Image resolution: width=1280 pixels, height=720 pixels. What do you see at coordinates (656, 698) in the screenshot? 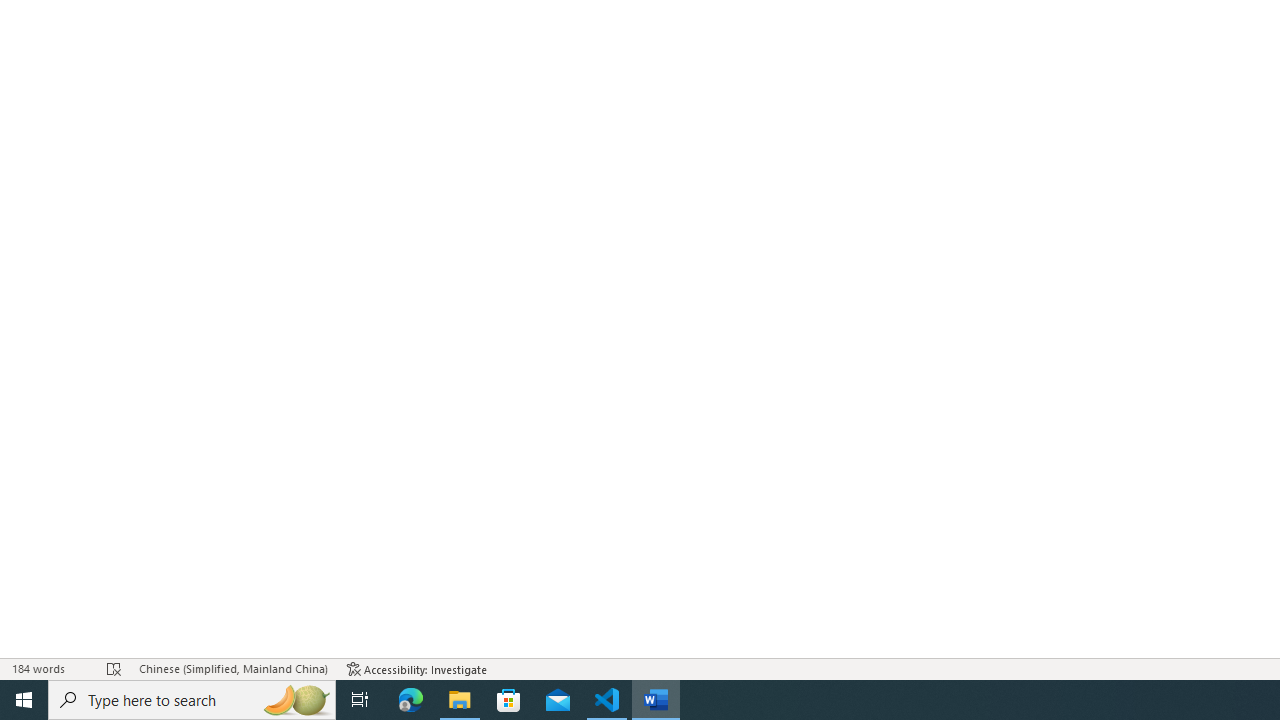
I see `'Word - 1 running window'` at bounding box center [656, 698].